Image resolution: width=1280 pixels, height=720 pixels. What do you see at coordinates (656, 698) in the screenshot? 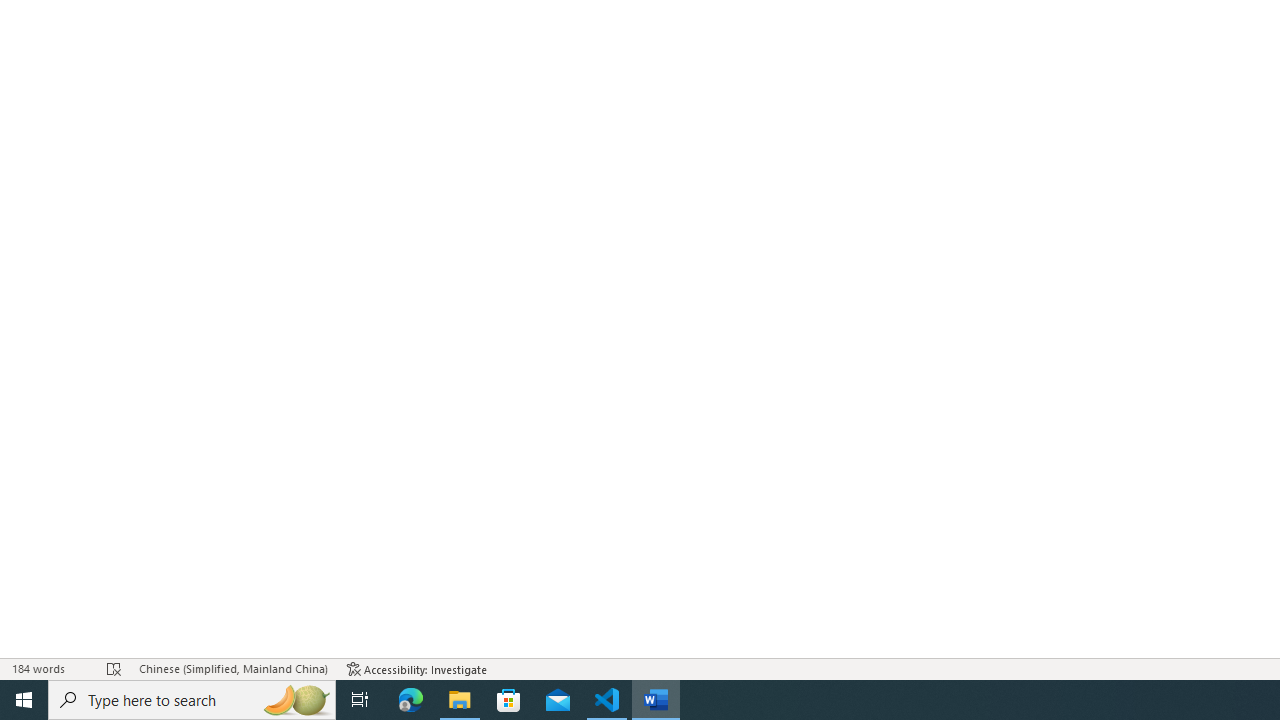
I see `'Word - 1 running window'` at bounding box center [656, 698].